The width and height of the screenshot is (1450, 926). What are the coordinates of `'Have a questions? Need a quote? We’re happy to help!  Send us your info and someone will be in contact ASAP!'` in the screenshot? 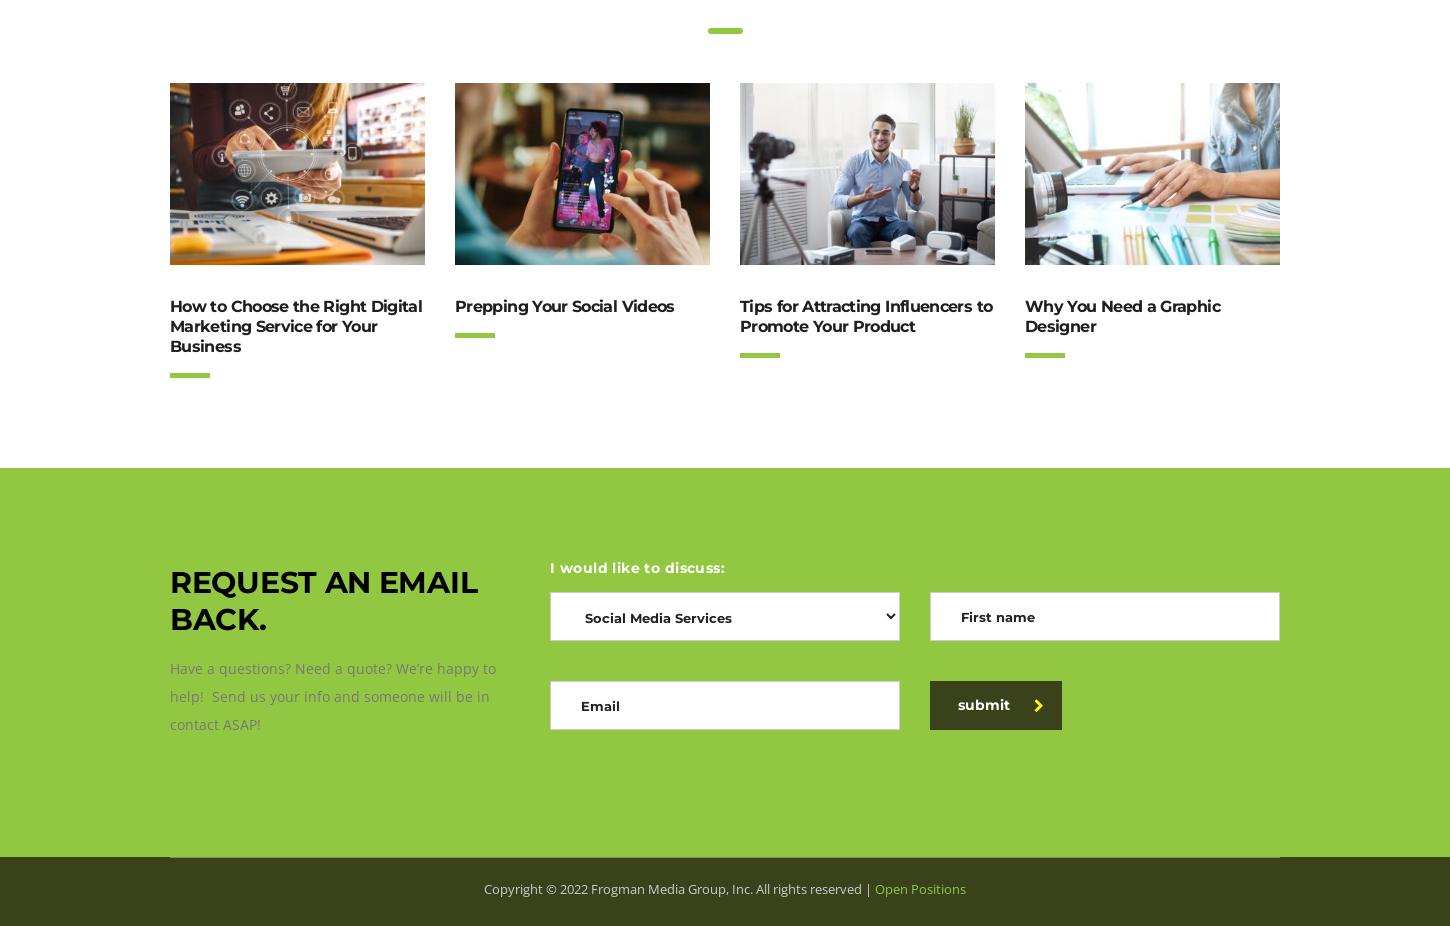 It's located at (333, 696).